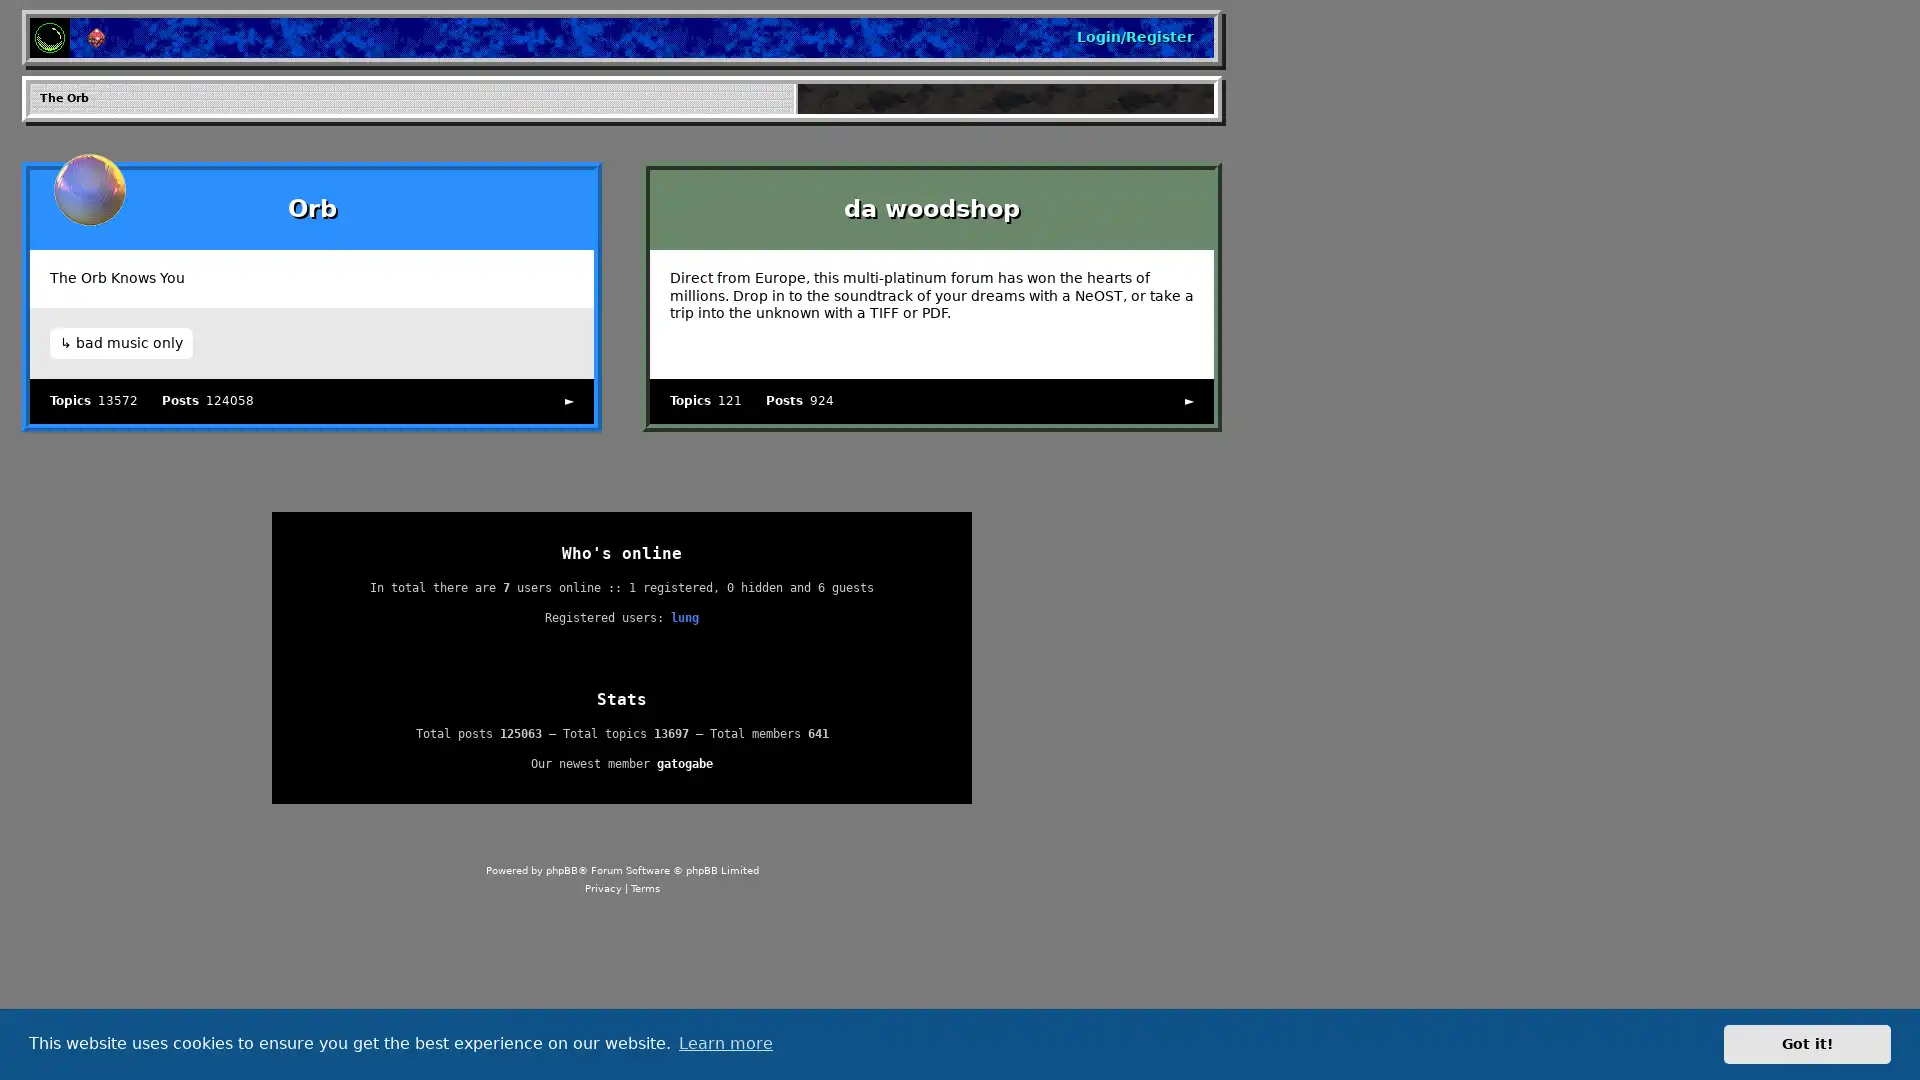 The width and height of the screenshot is (1920, 1080). I want to click on learn more about cookies, so click(724, 1043).